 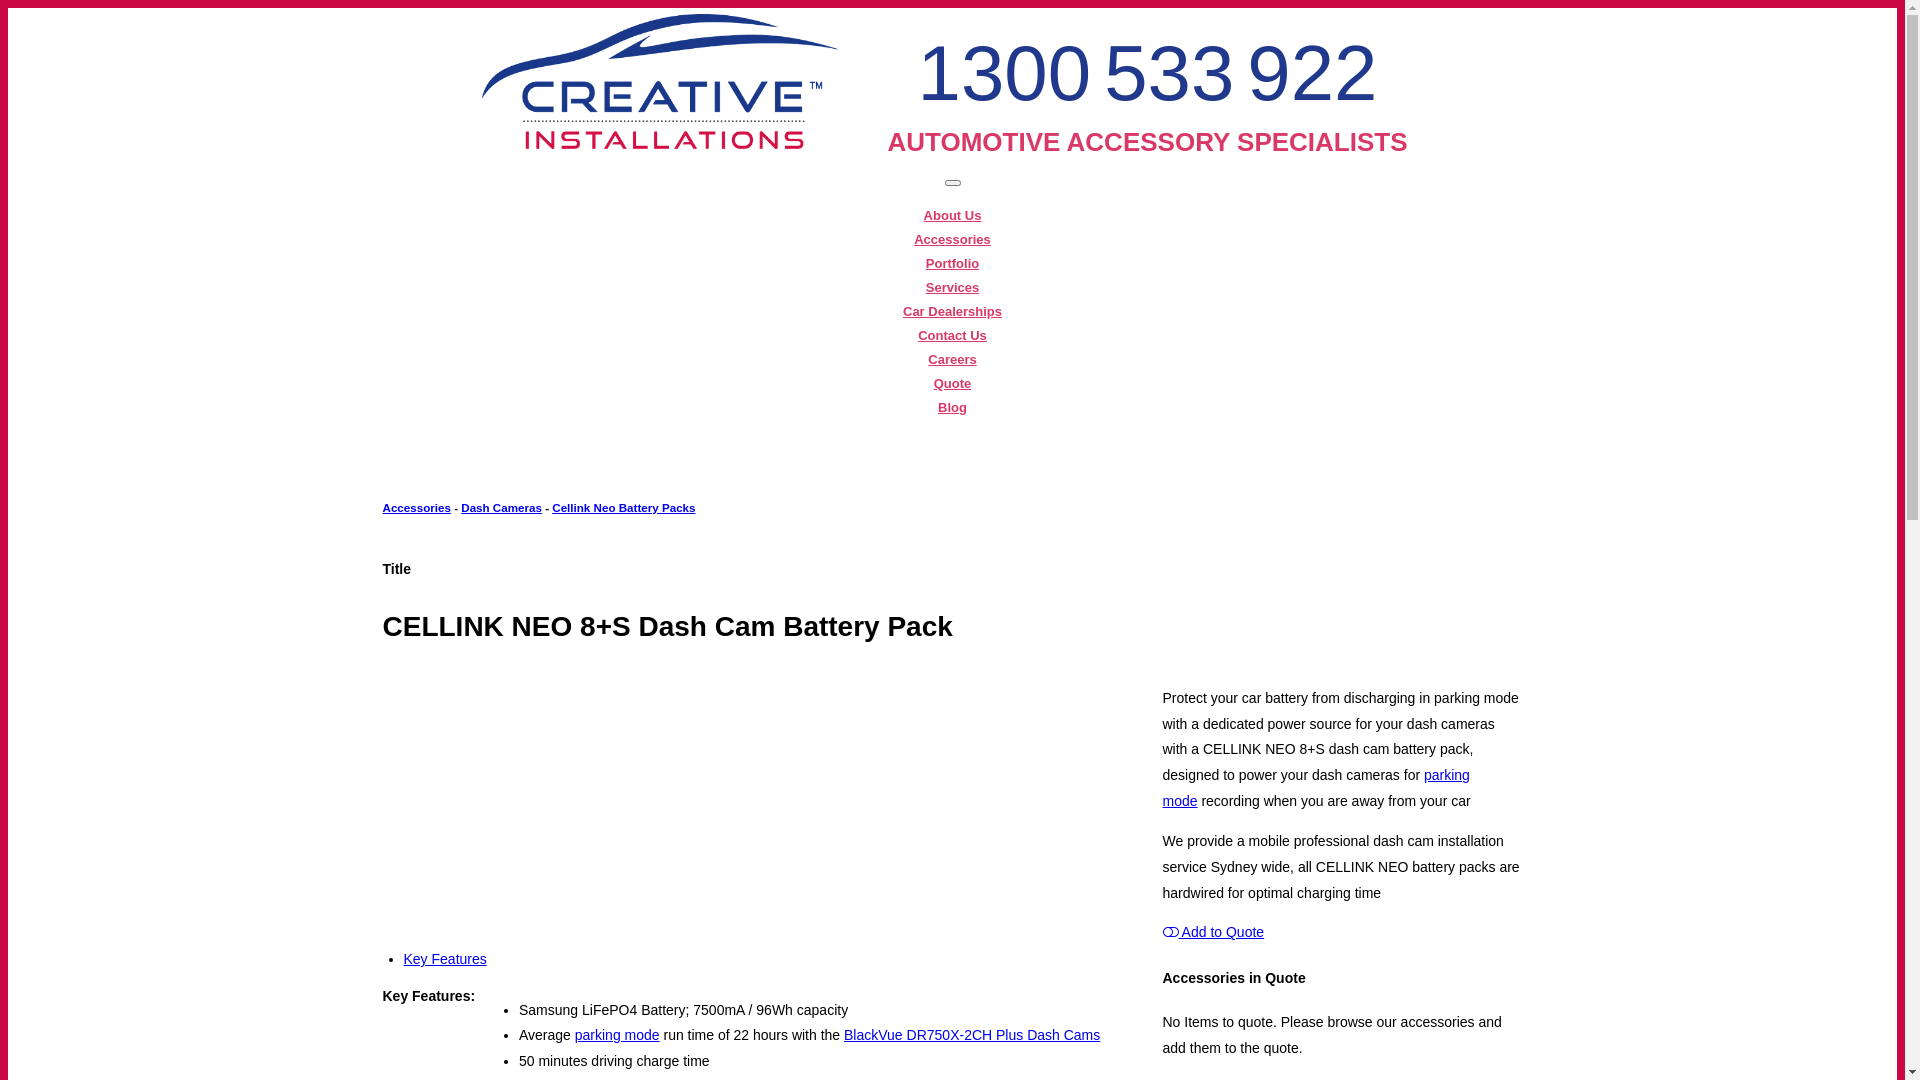 I want to click on 'Quote', so click(x=920, y=383).